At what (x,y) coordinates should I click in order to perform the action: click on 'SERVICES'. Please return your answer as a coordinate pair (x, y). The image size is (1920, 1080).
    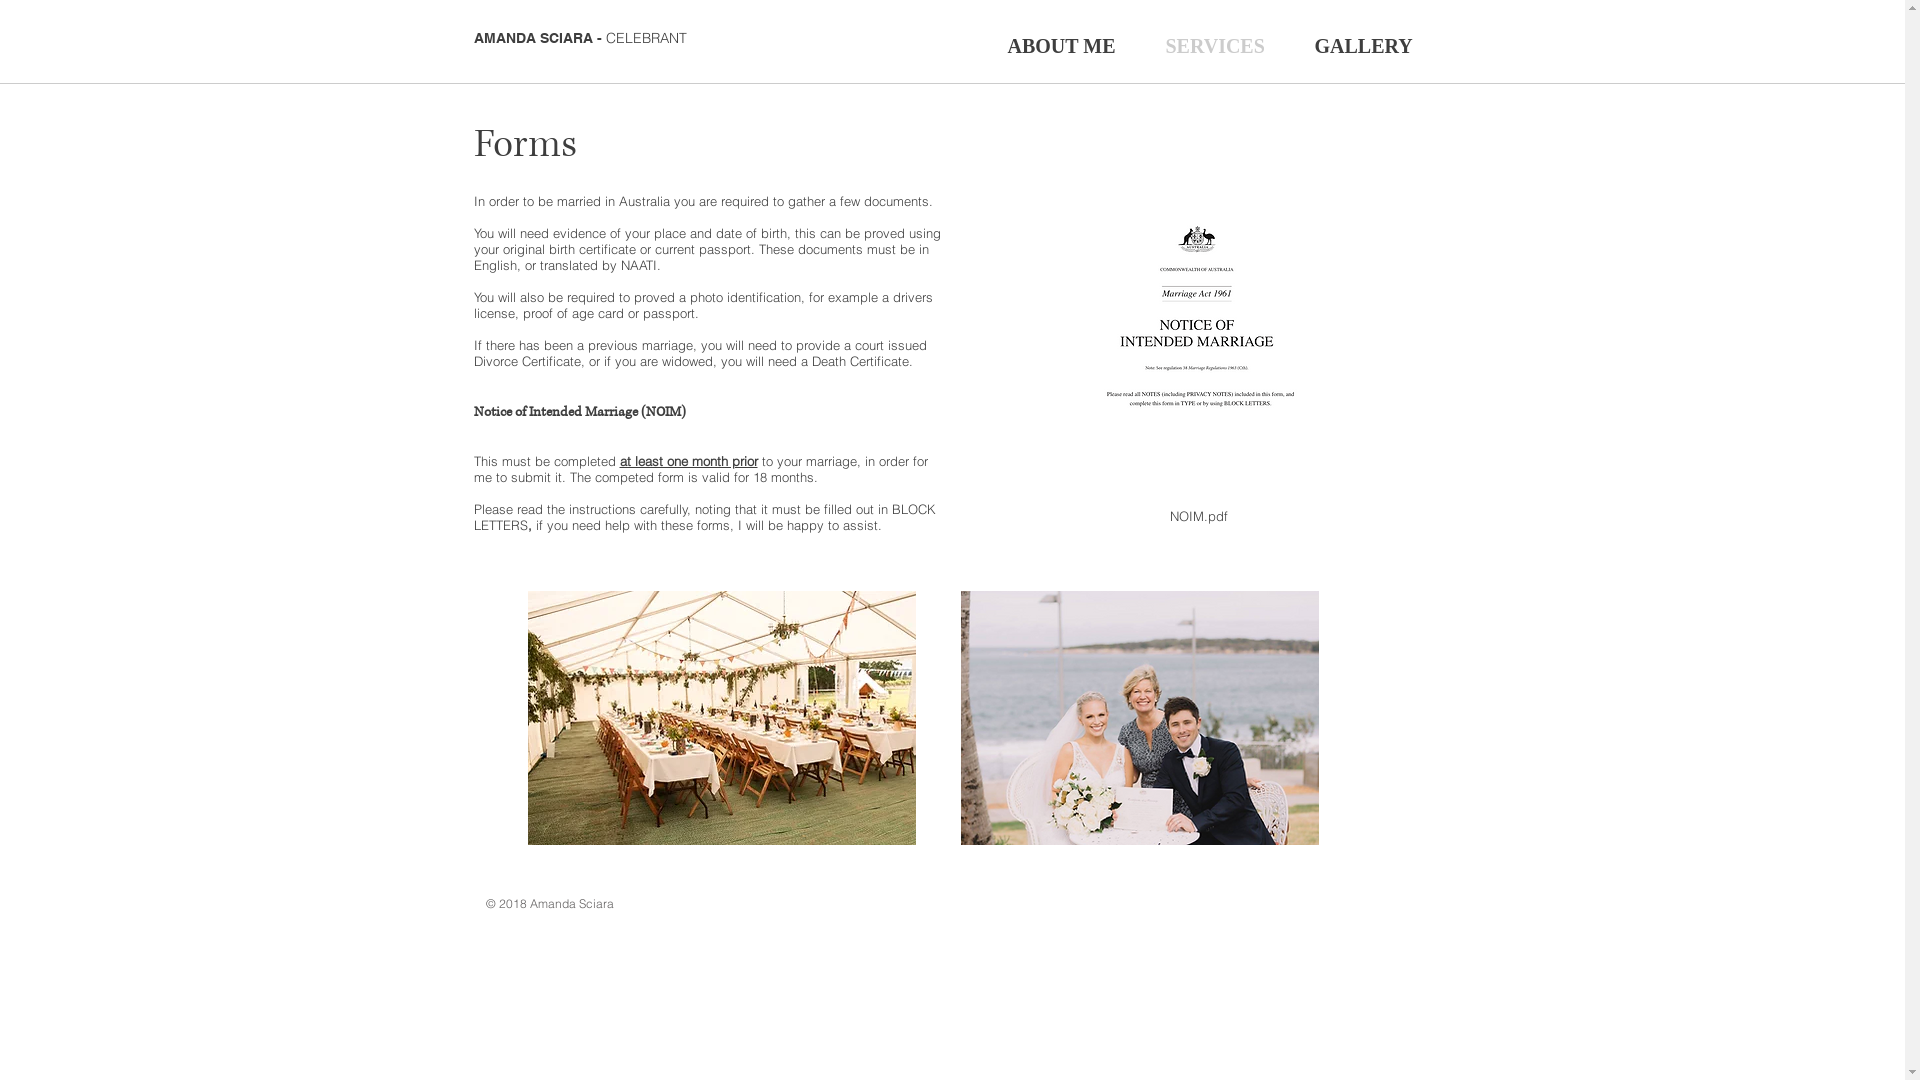
    Looking at the image, I should click on (1140, 43).